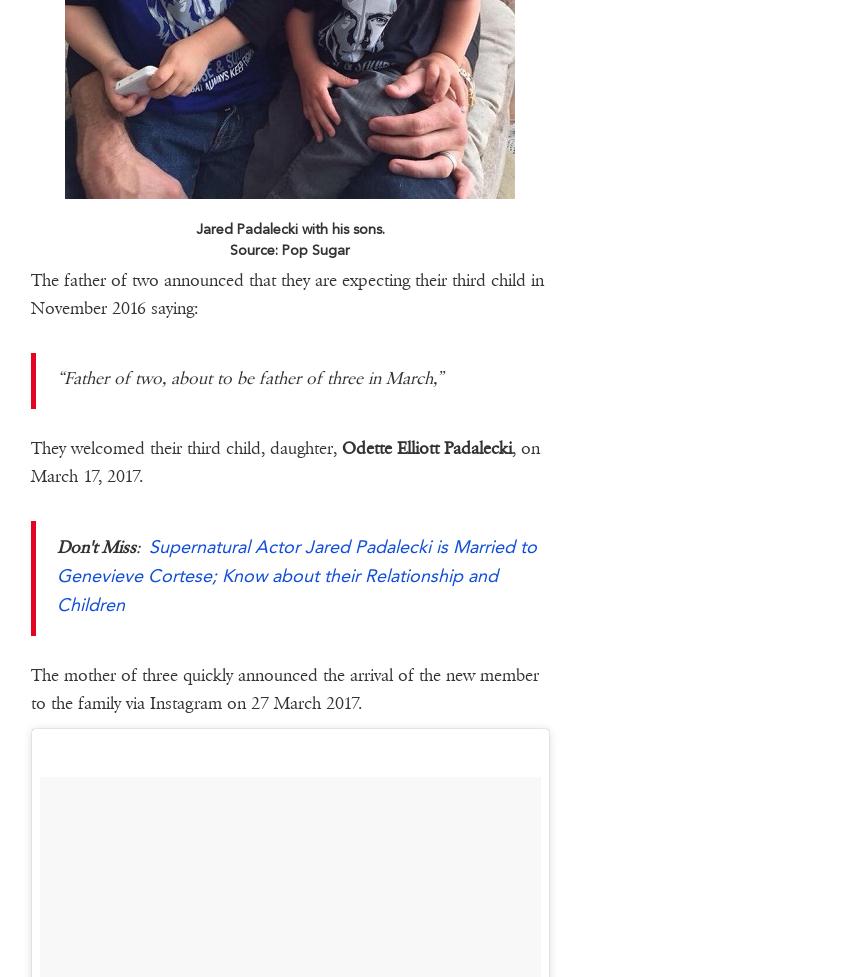 This screenshot has height=977, width=850. I want to click on 'Jared Padalecki with his sons.', so click(193, 227).